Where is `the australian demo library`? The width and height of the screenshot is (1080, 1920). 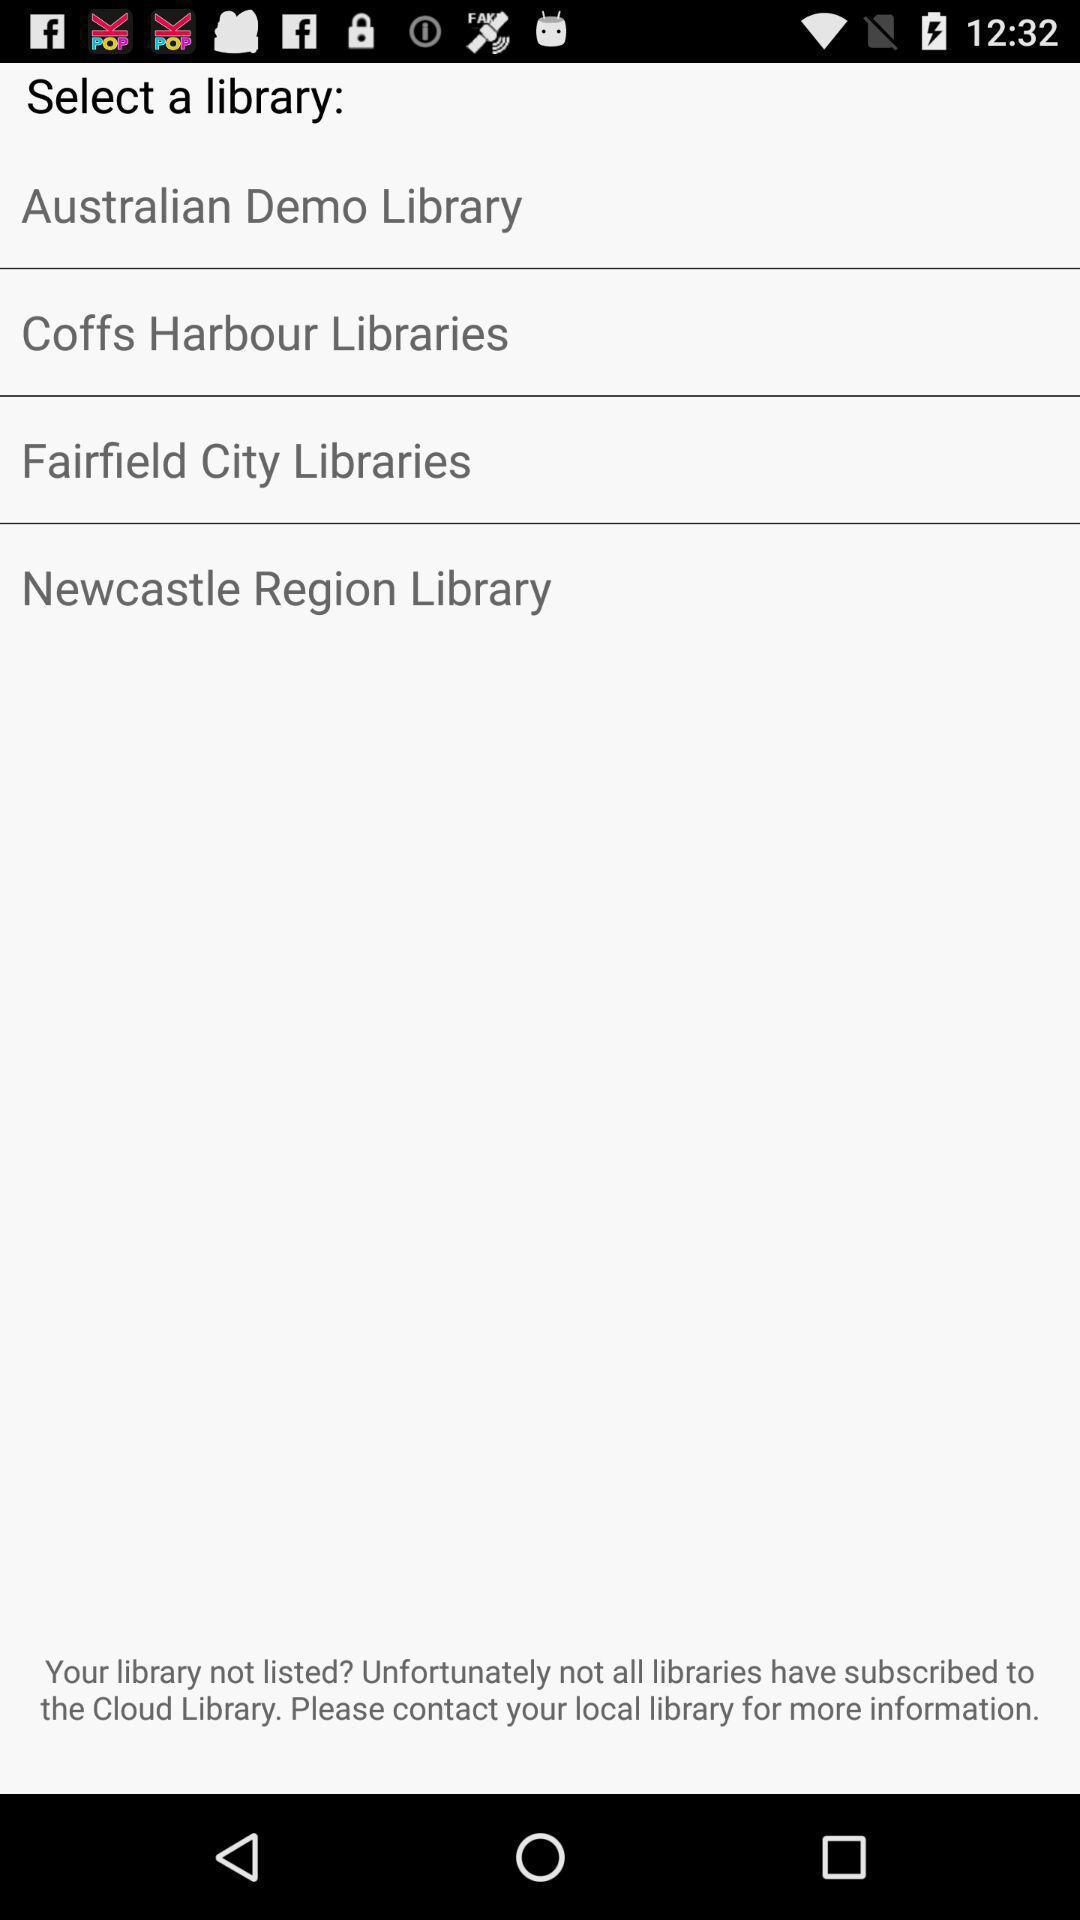 the australian demo library is located at coordinates (540, 204).